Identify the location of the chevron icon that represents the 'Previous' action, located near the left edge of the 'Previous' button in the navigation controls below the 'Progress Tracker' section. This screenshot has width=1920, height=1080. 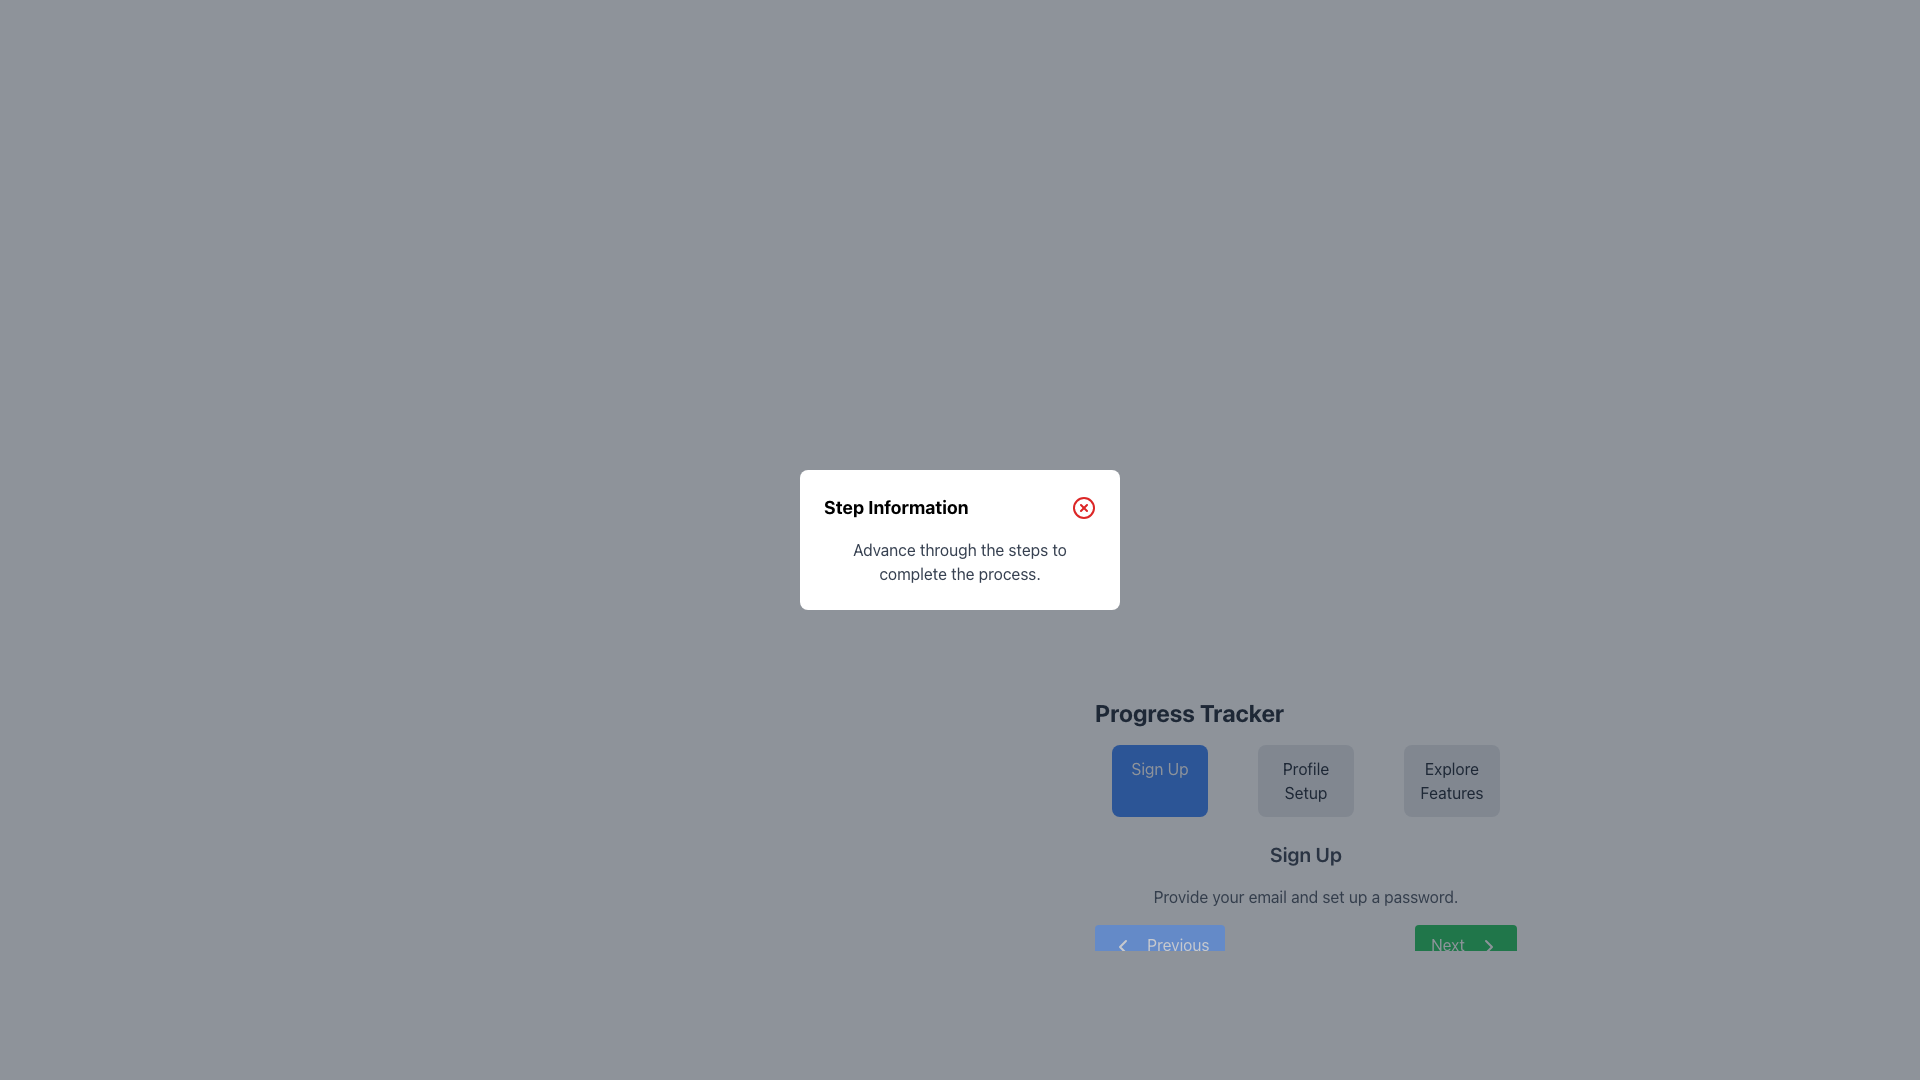
(1123, 945).